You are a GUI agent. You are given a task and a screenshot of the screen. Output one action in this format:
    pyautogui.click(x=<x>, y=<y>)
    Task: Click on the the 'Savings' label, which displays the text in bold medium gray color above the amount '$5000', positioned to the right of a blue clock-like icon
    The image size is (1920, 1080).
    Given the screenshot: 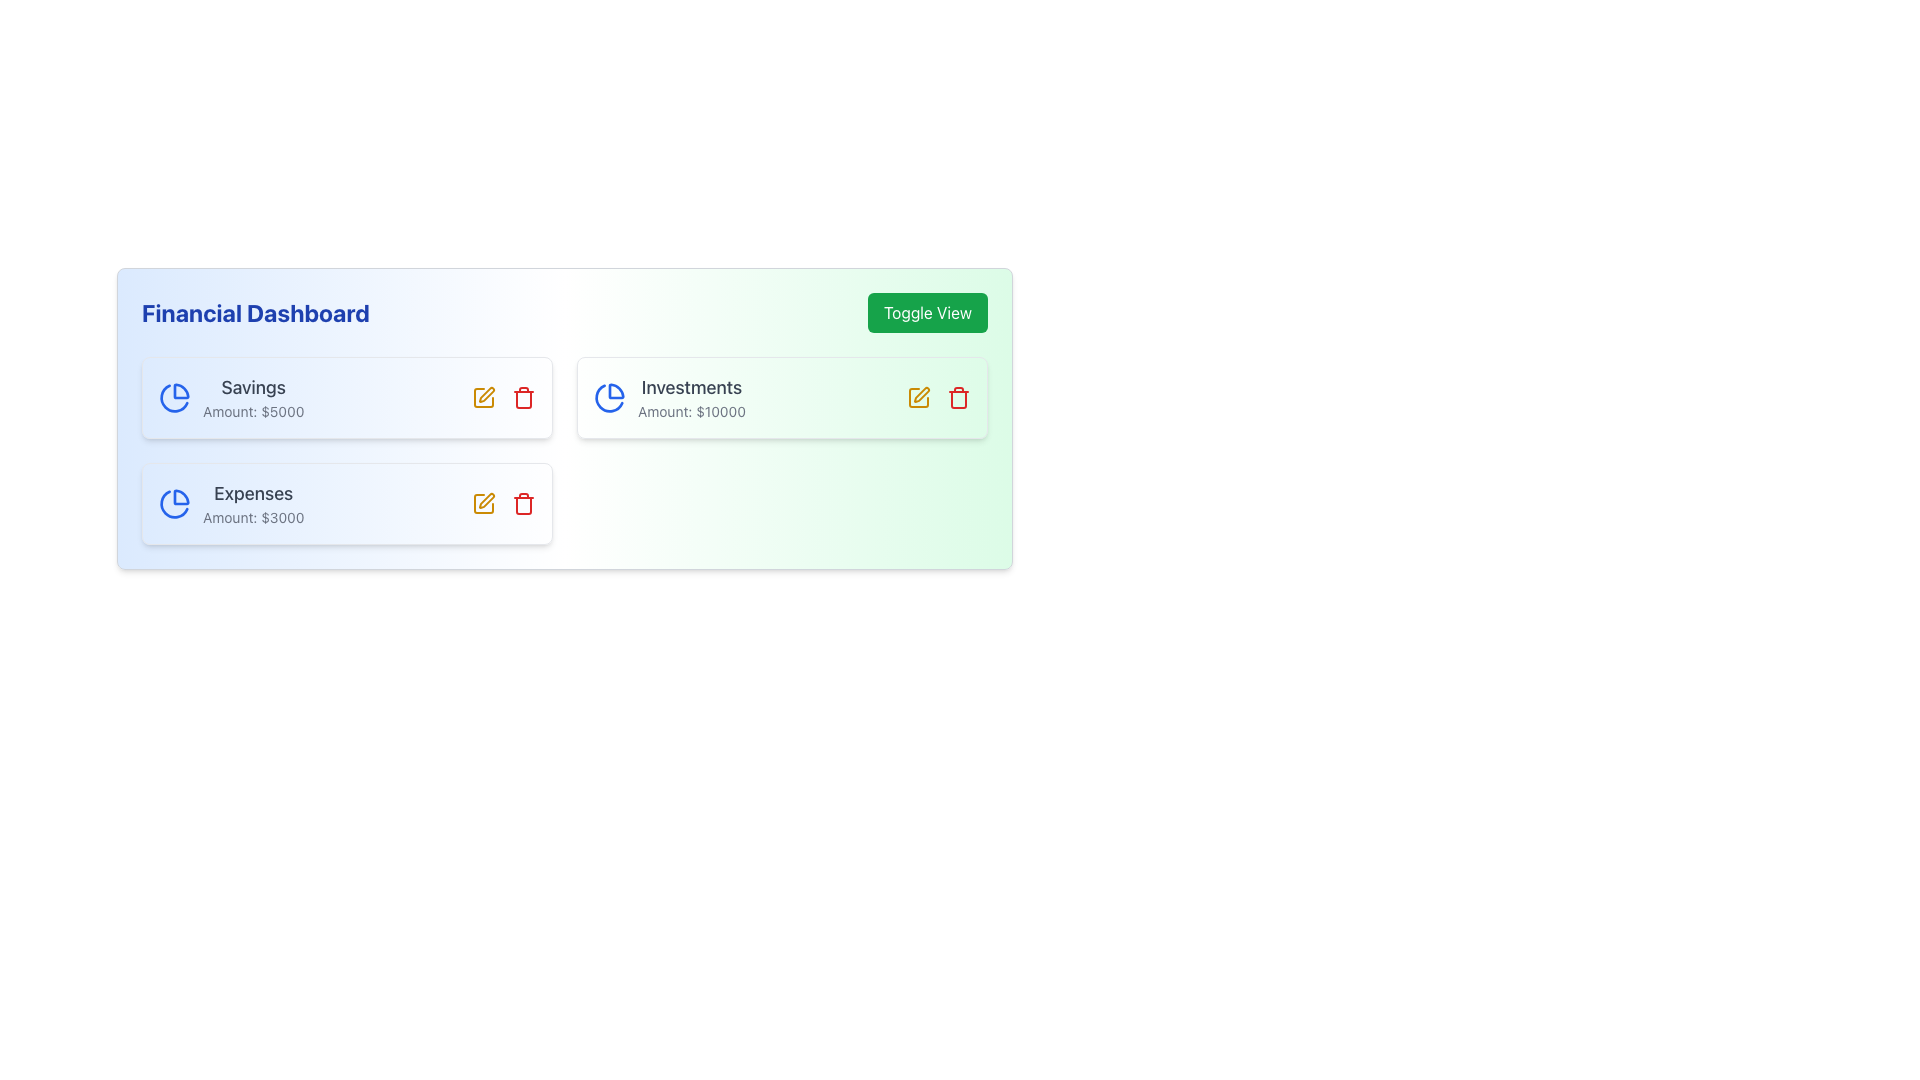 What is the action you would take?
    pyautogui.click(x=252, y=388)
    